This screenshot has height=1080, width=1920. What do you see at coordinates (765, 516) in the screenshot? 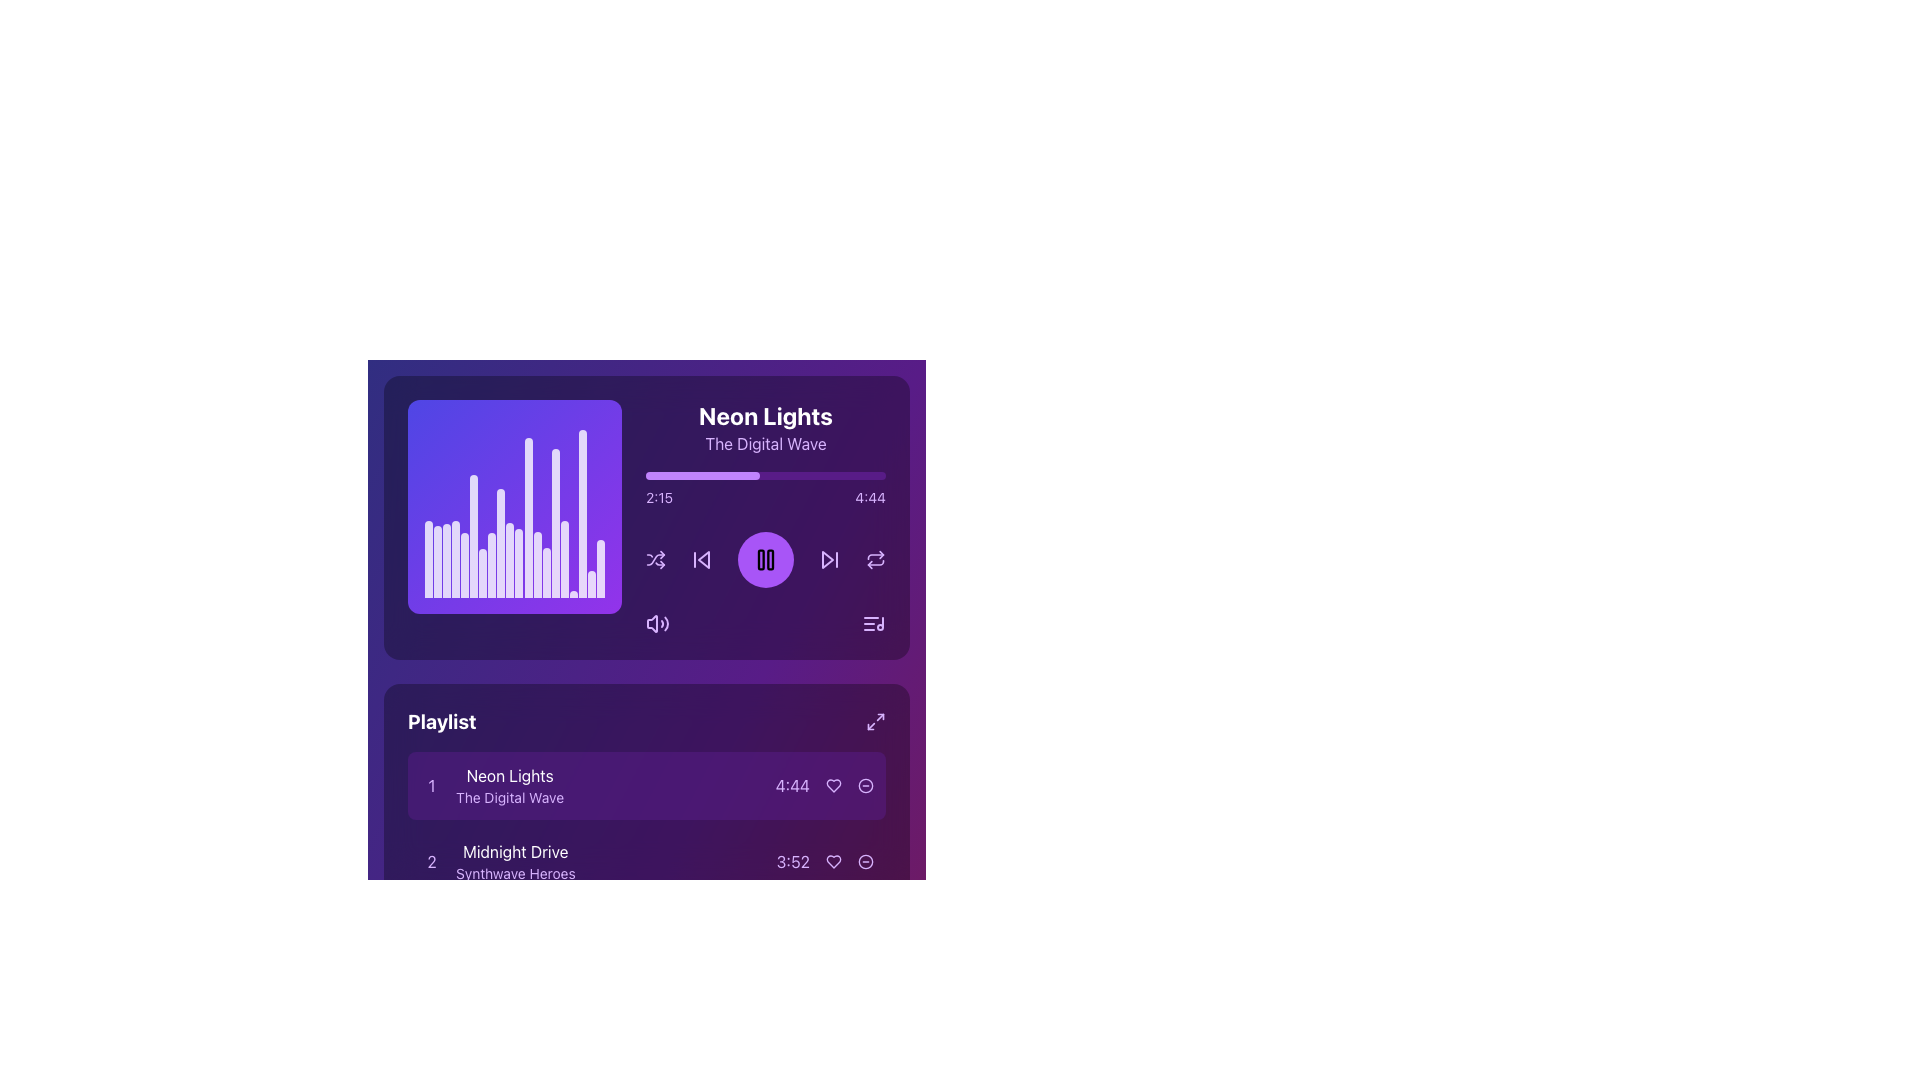
I see `the multimedia controller section located at the center-right of the interface to navigate, shuffle, or repeat the music track` at bounding box center [765, 516].